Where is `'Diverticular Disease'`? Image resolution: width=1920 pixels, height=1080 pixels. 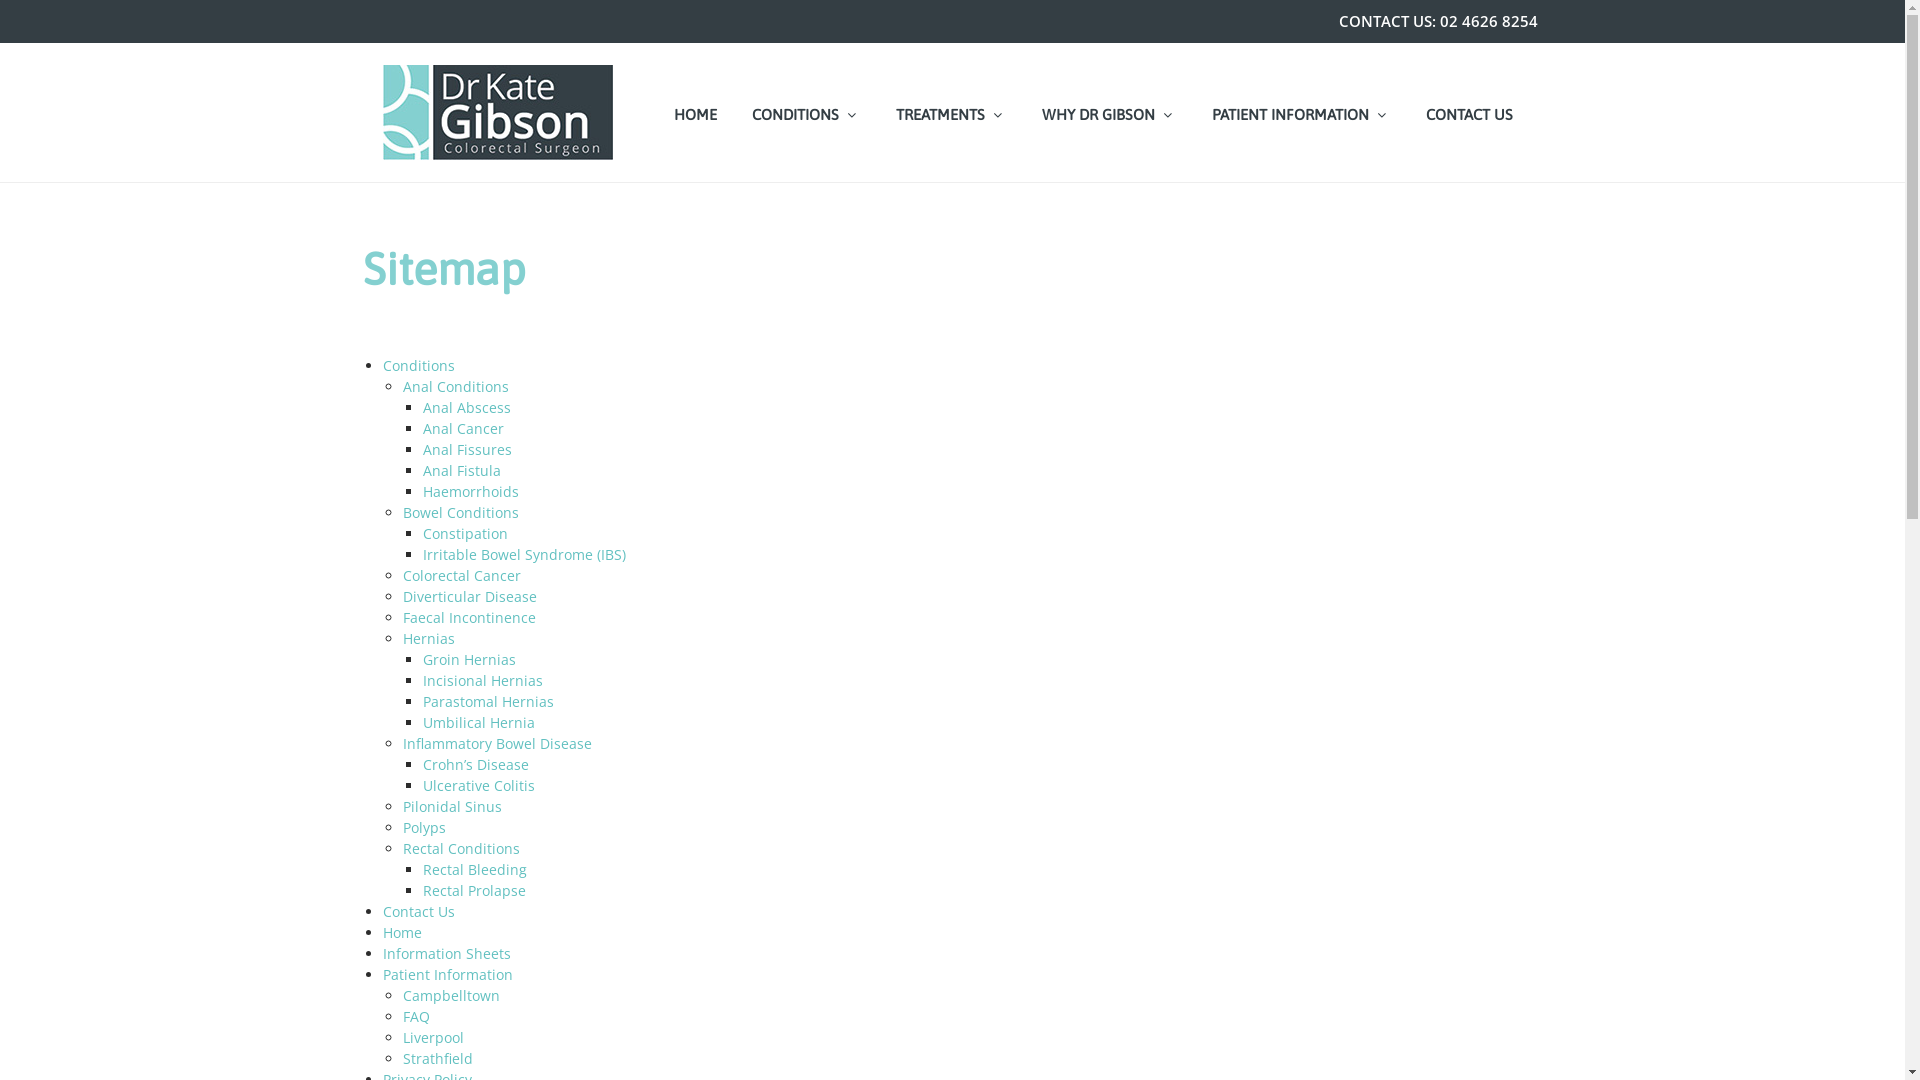
'Diverticular Disease' is located at coordinates (468, 595).